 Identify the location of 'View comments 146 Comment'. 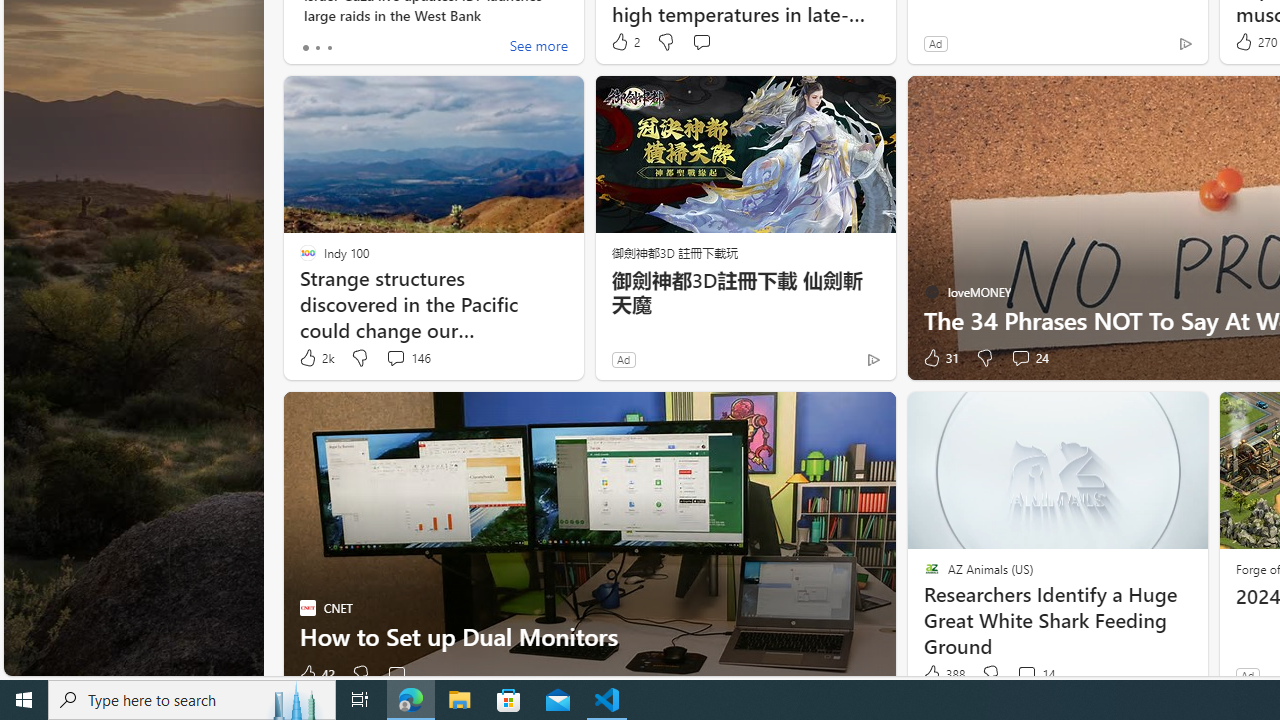
(395, 356).